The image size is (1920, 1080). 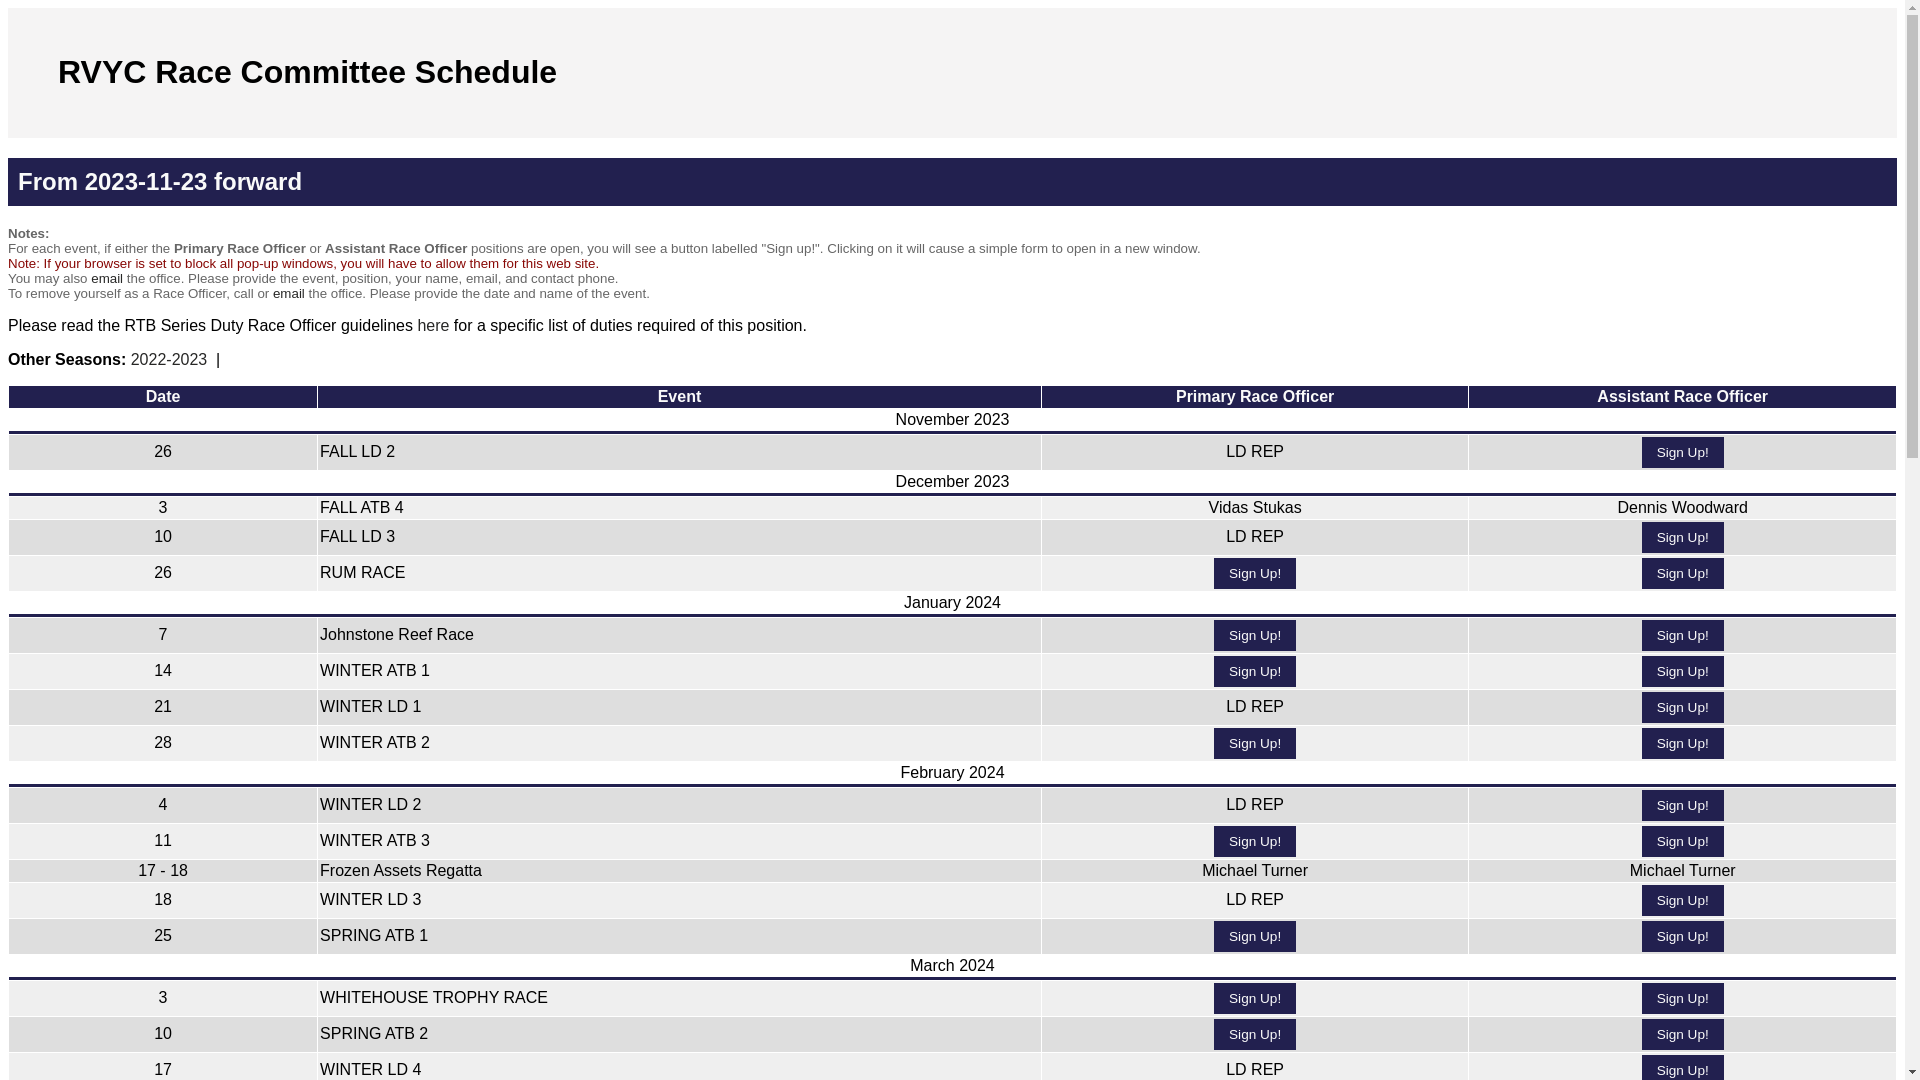 What do you see at coordinates (1253, 936) in the screenshot?
I see `'Sign Up!'` at bounding box center [1253, 936].